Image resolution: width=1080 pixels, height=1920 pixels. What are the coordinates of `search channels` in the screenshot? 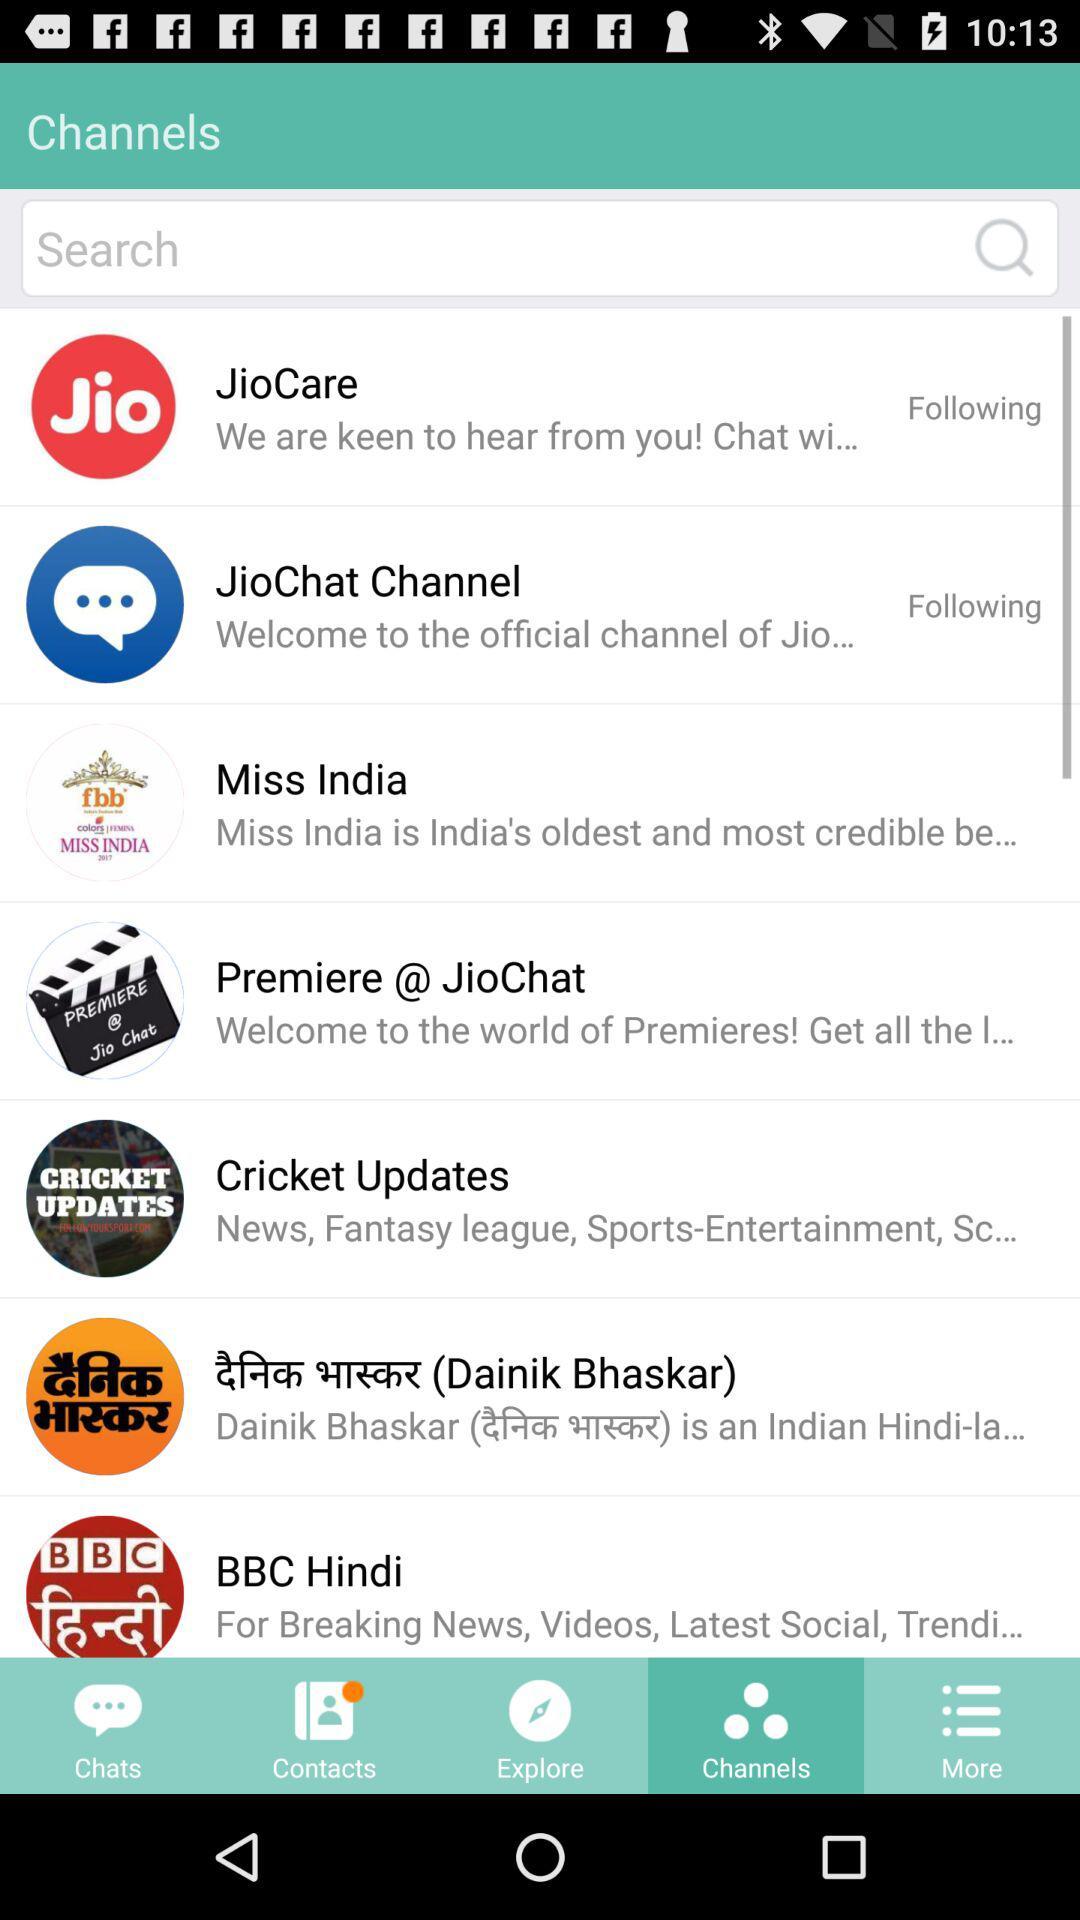 It's located at (1004, 246).